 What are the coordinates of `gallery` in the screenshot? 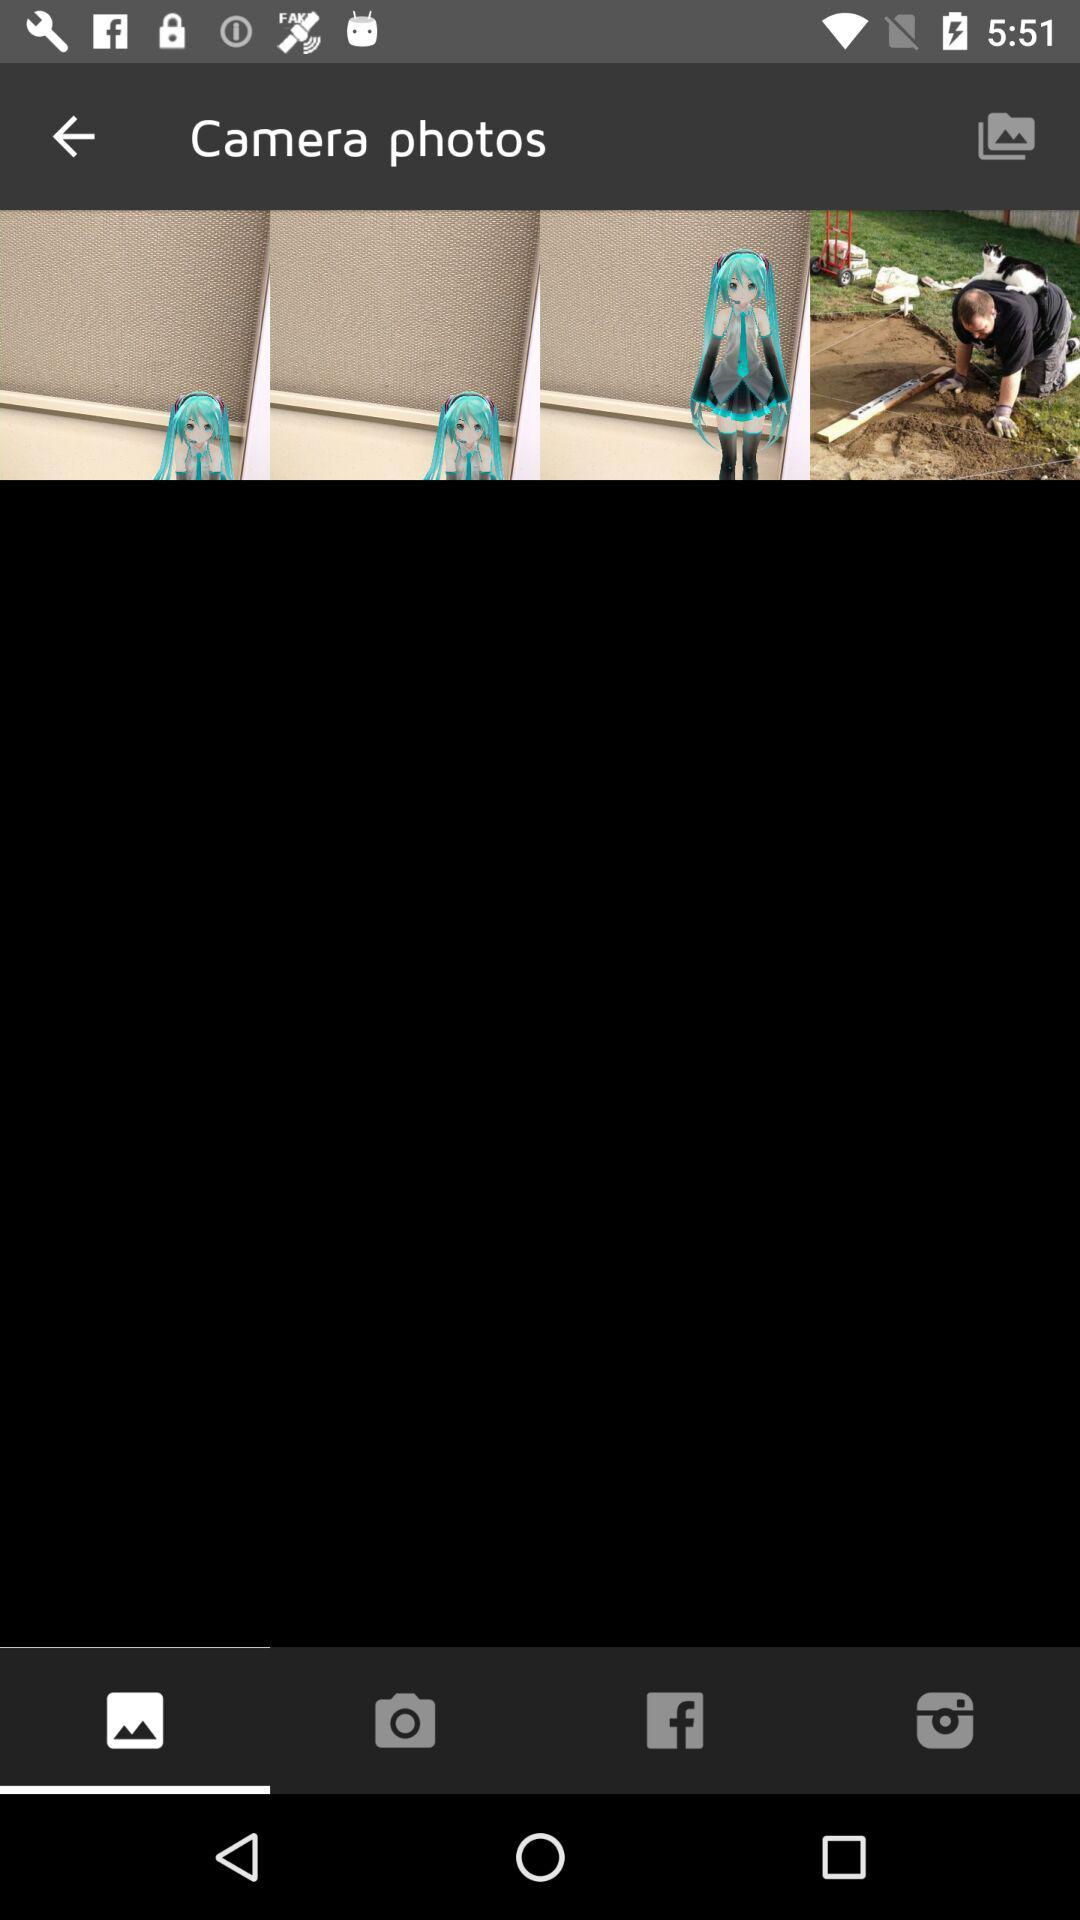 It's located at (135, 1719).